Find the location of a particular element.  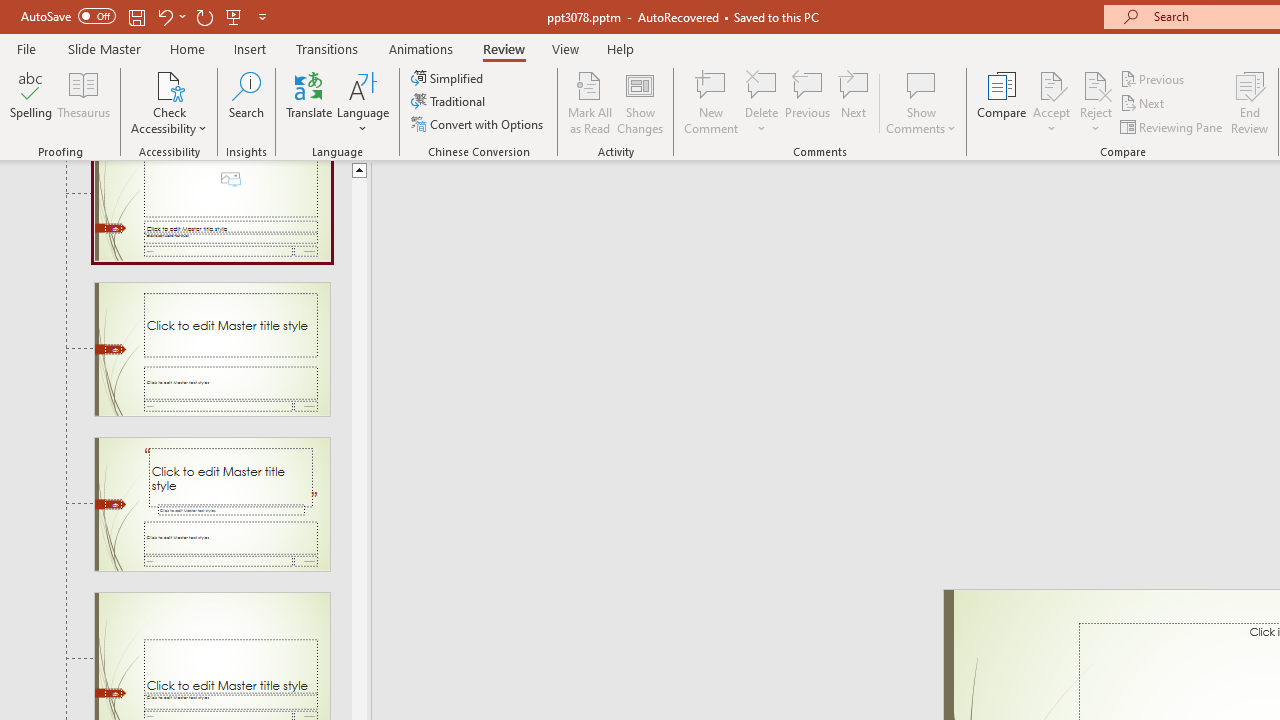

'Show Comments' is located at coordinates (920, 84).